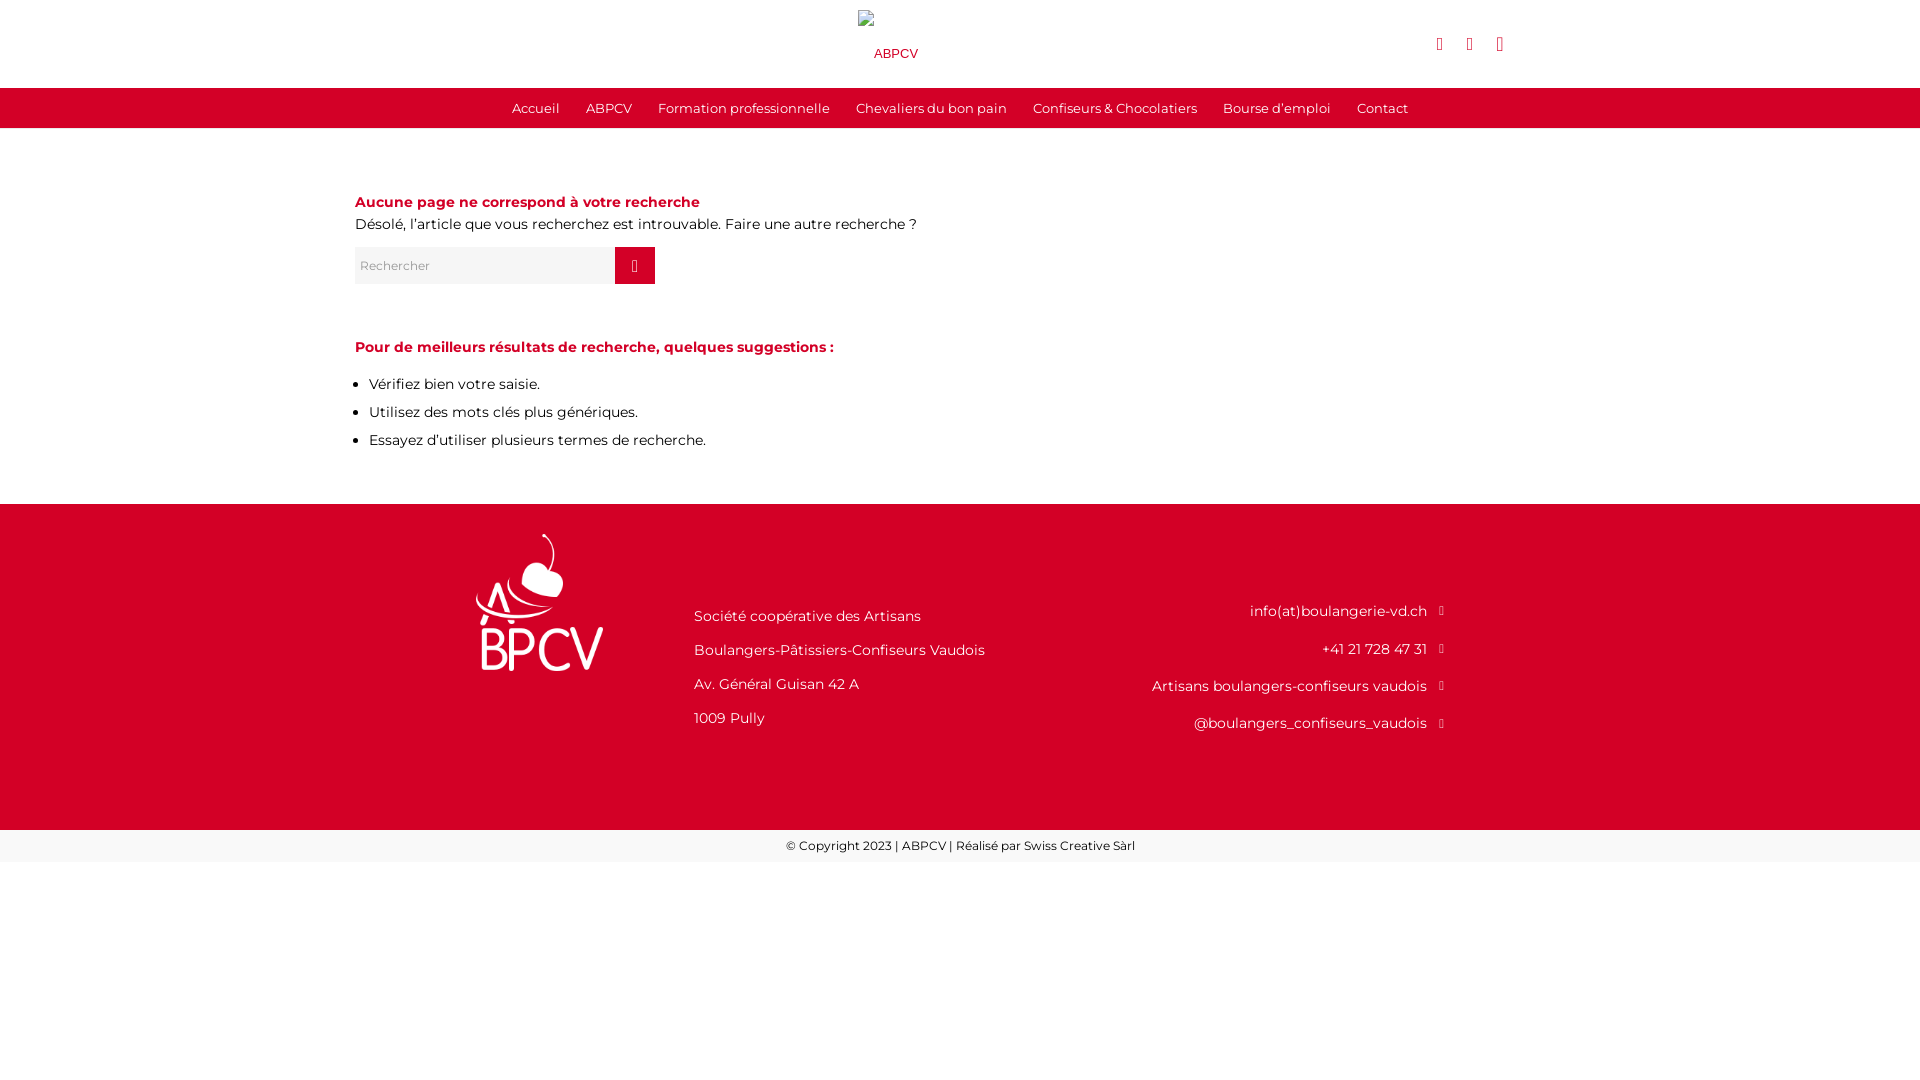 The height and width of the screenshot is (1080, 1920). I want to click on 'Accueil', so click(536, 108).